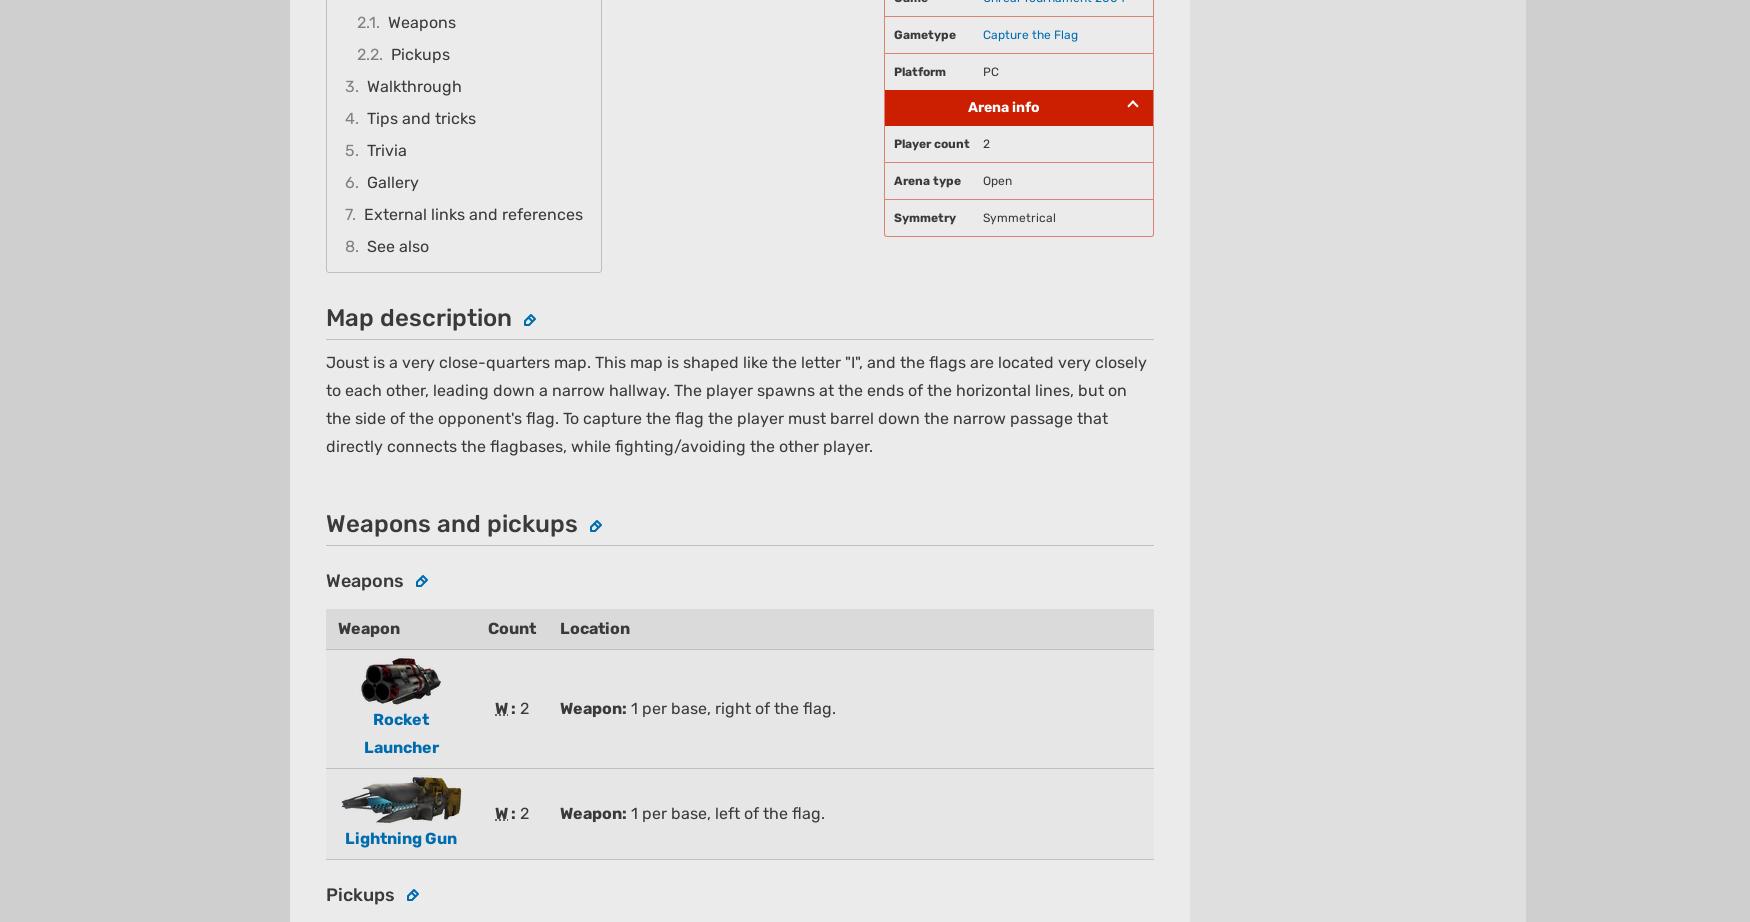  I want to click on 'About', so click(665, 843).